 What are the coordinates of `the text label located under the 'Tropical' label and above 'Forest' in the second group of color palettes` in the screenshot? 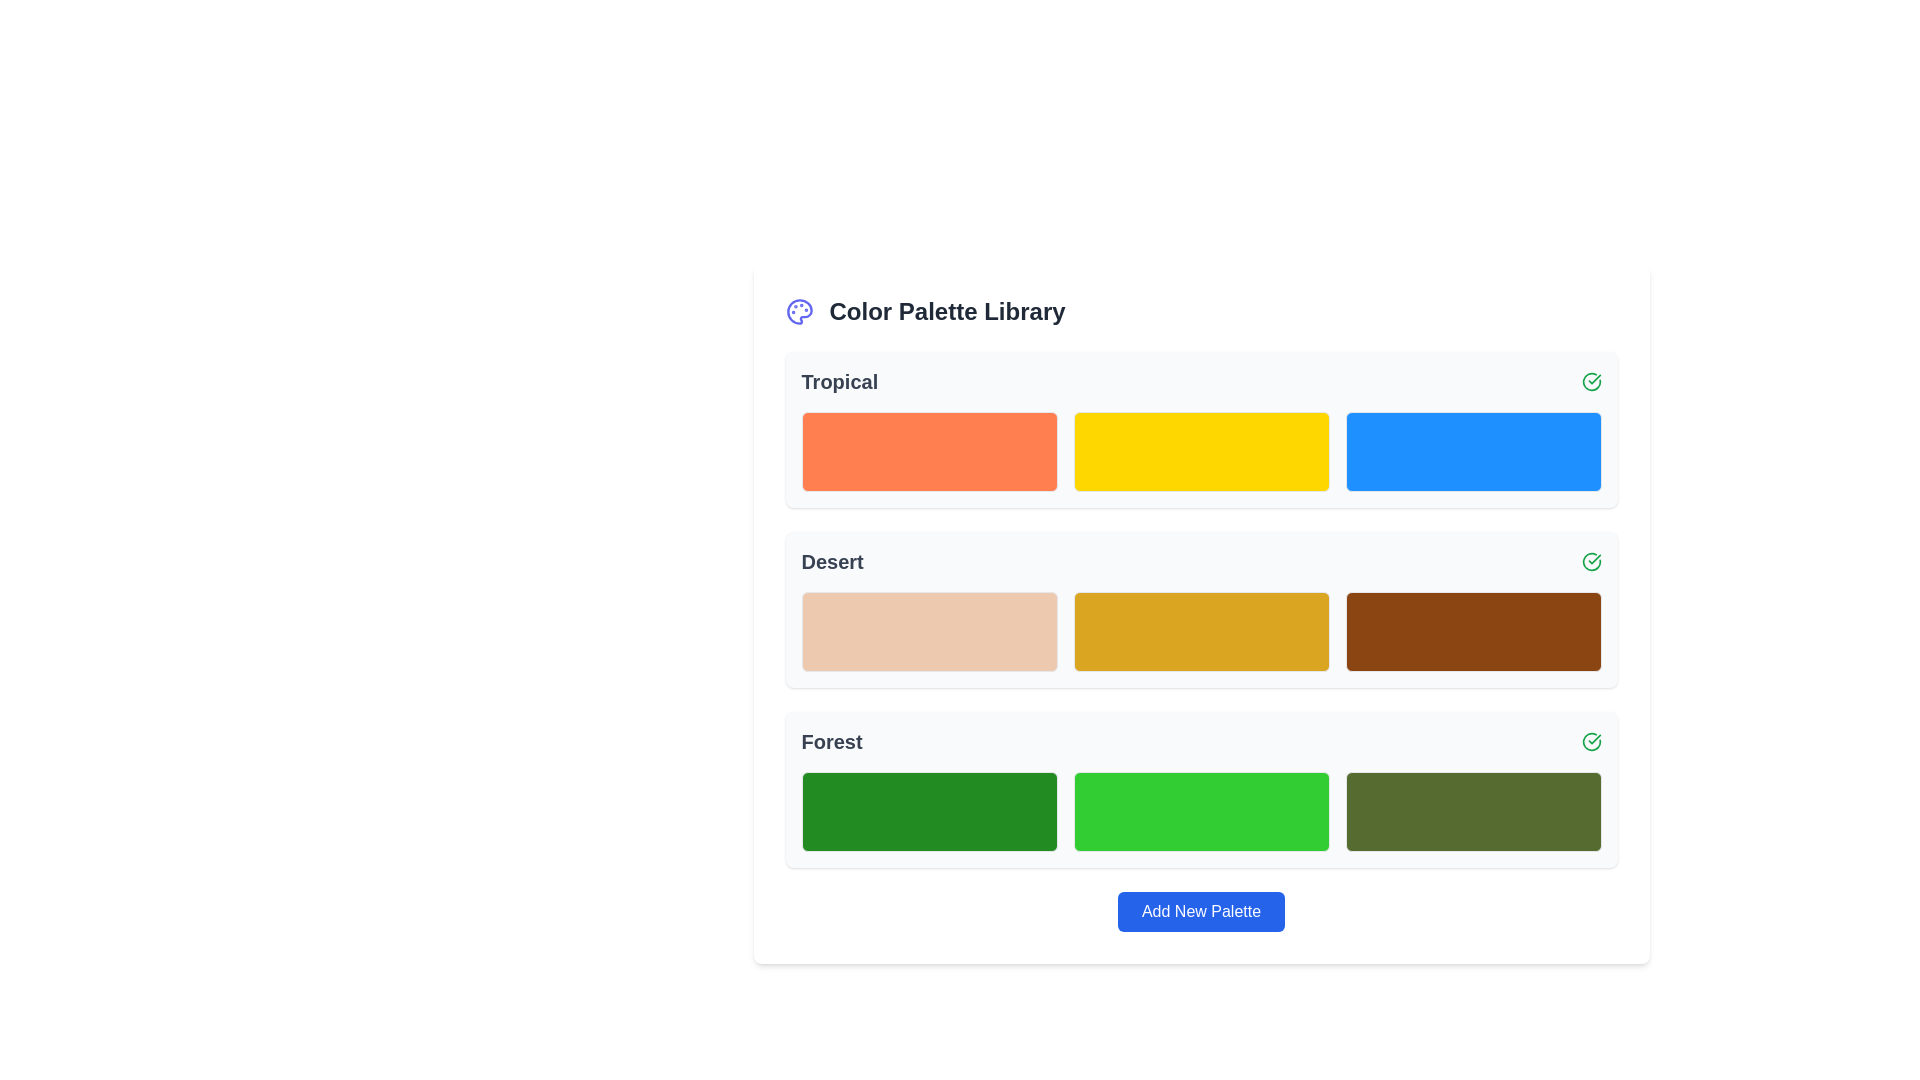 It's located at (832, 562).